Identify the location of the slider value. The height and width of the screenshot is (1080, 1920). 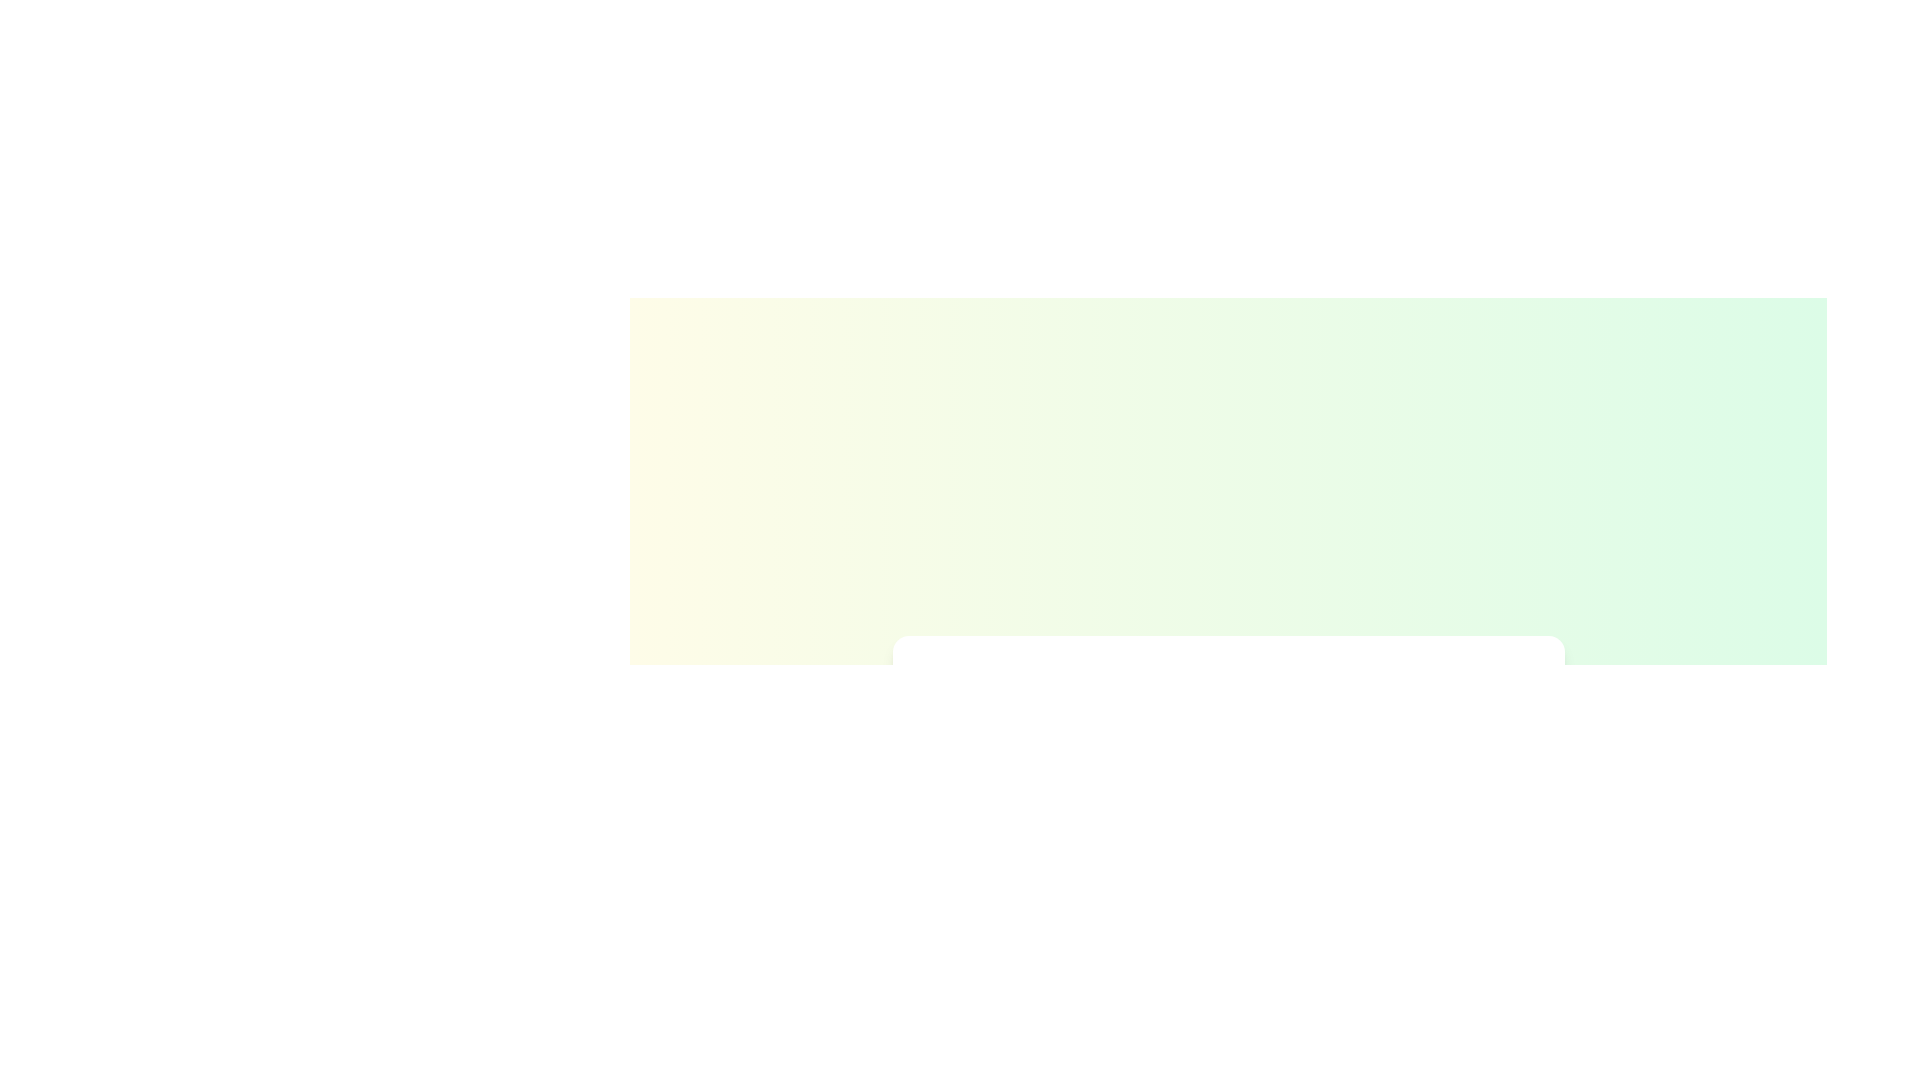
(1340, 843).